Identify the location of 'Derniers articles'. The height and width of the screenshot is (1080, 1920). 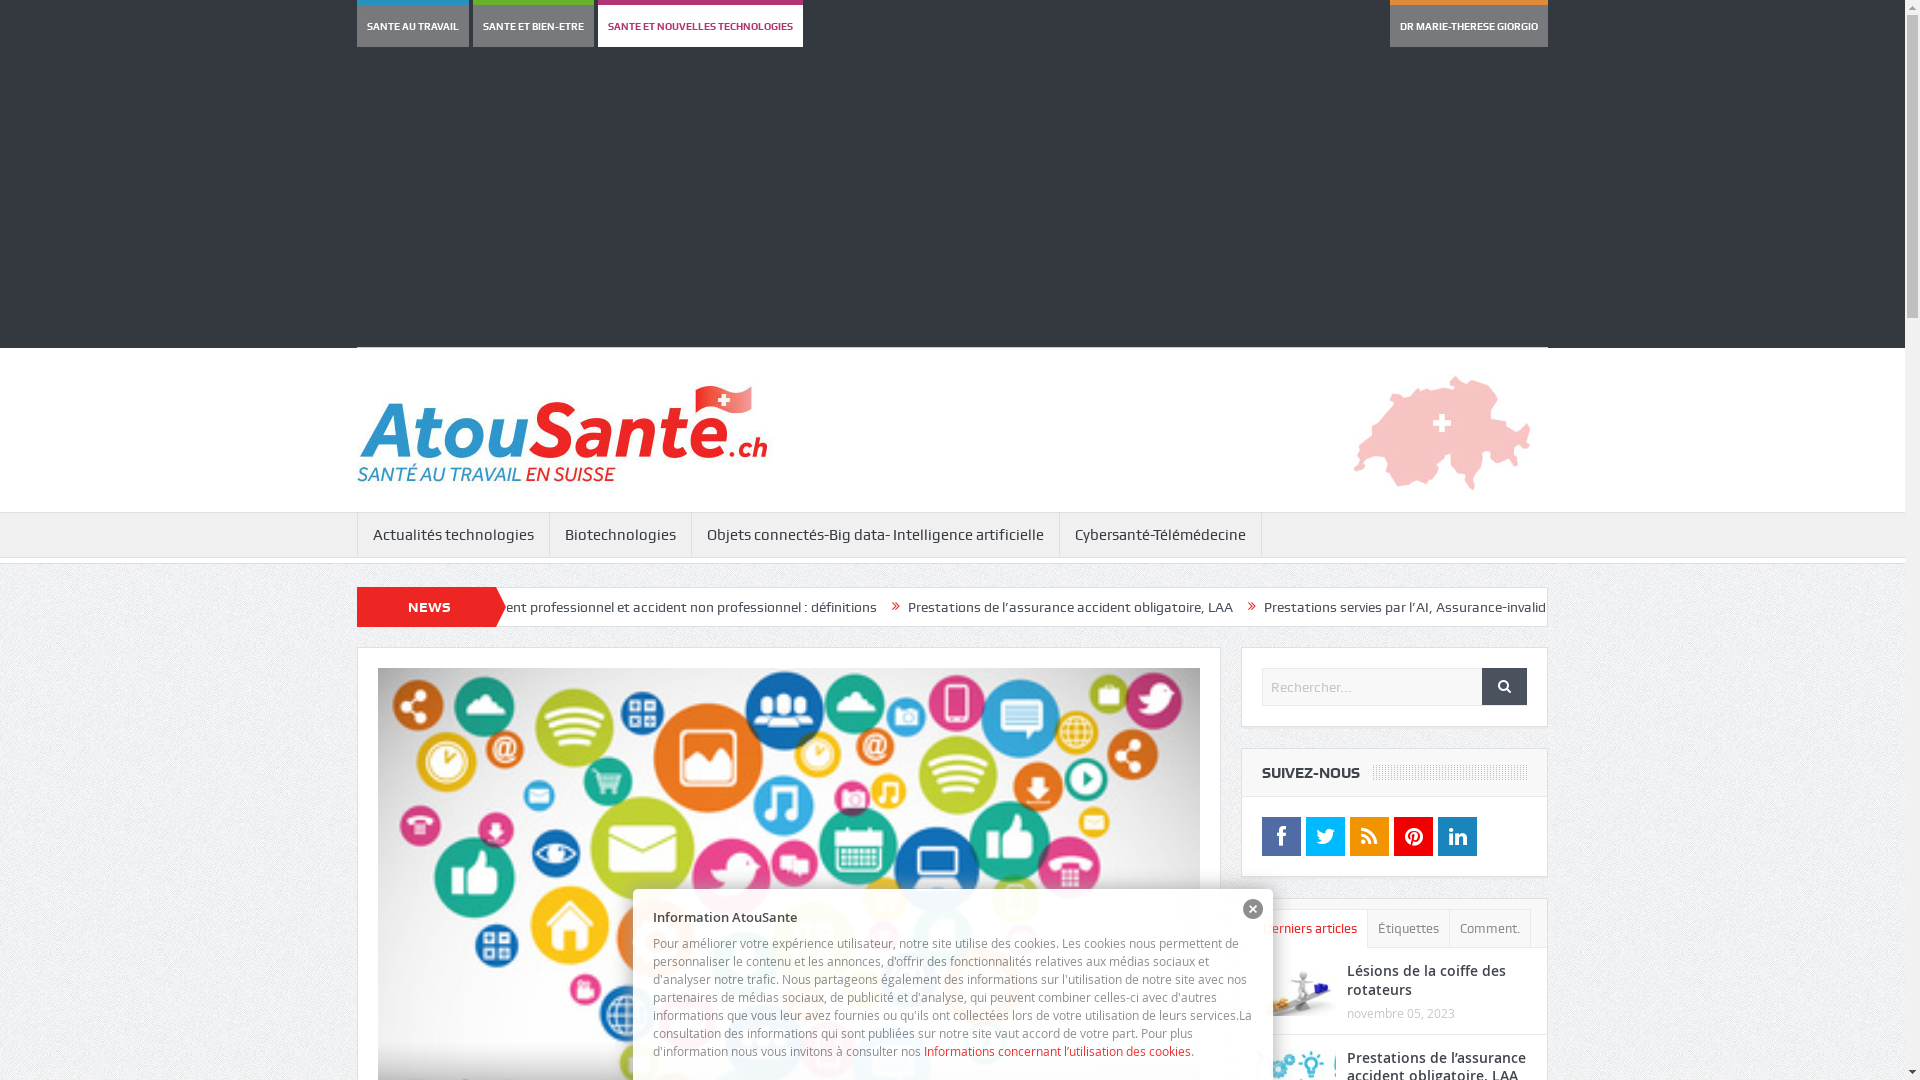
(1310, 928).